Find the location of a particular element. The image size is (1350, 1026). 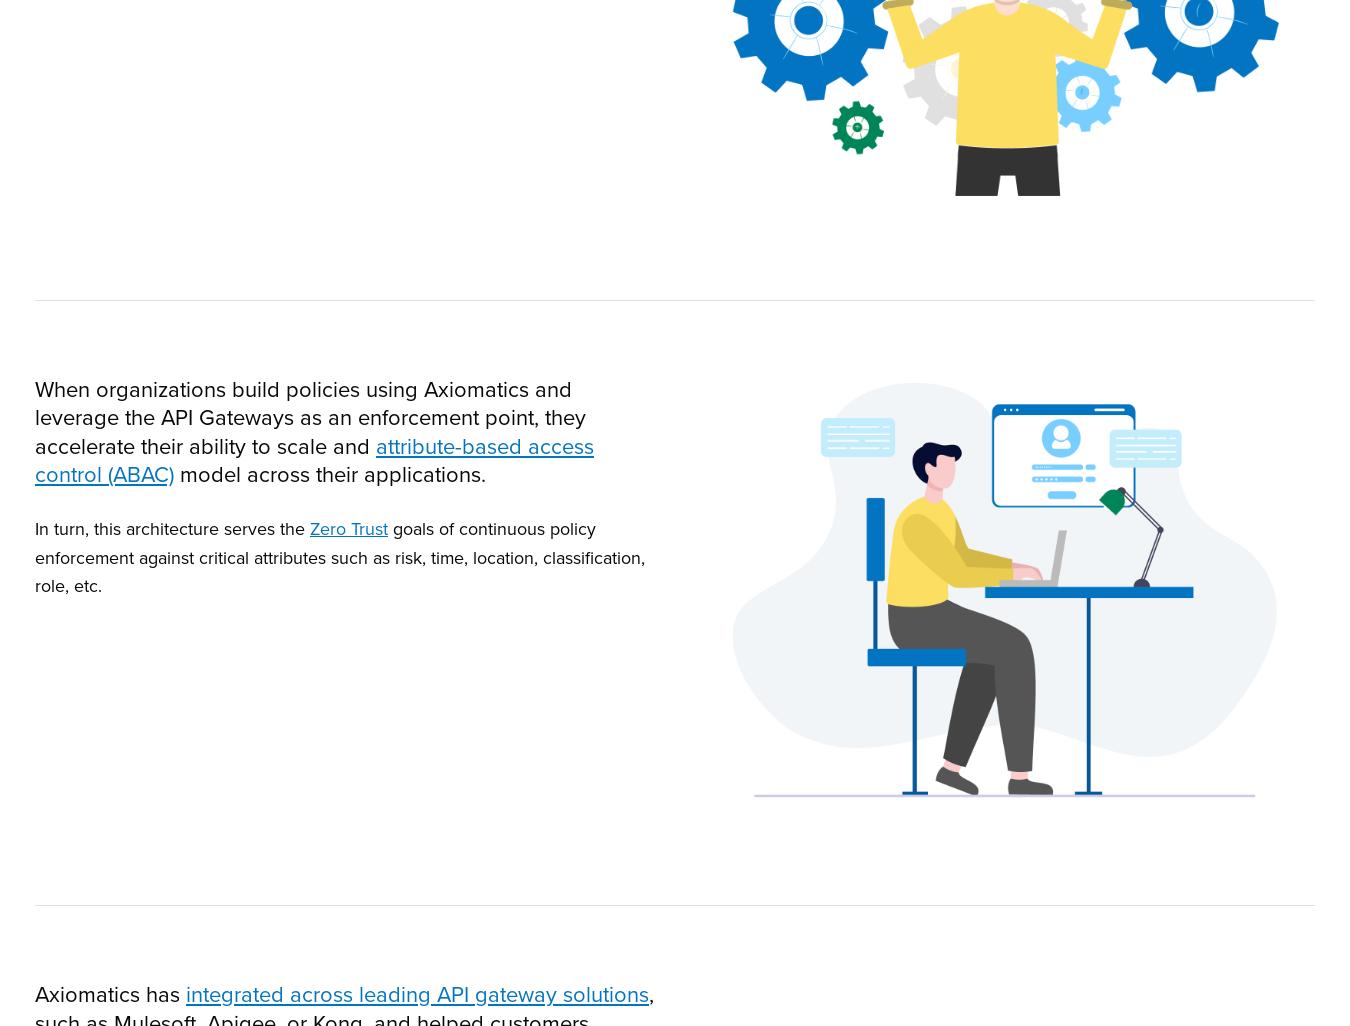

'This website stores cookies on your computer. These cookies are used to improve your website experience and provide more personalized services to you, both on this website and through other media. To find out more about the cookies we use, see our' is located at coordinates (672, 813).